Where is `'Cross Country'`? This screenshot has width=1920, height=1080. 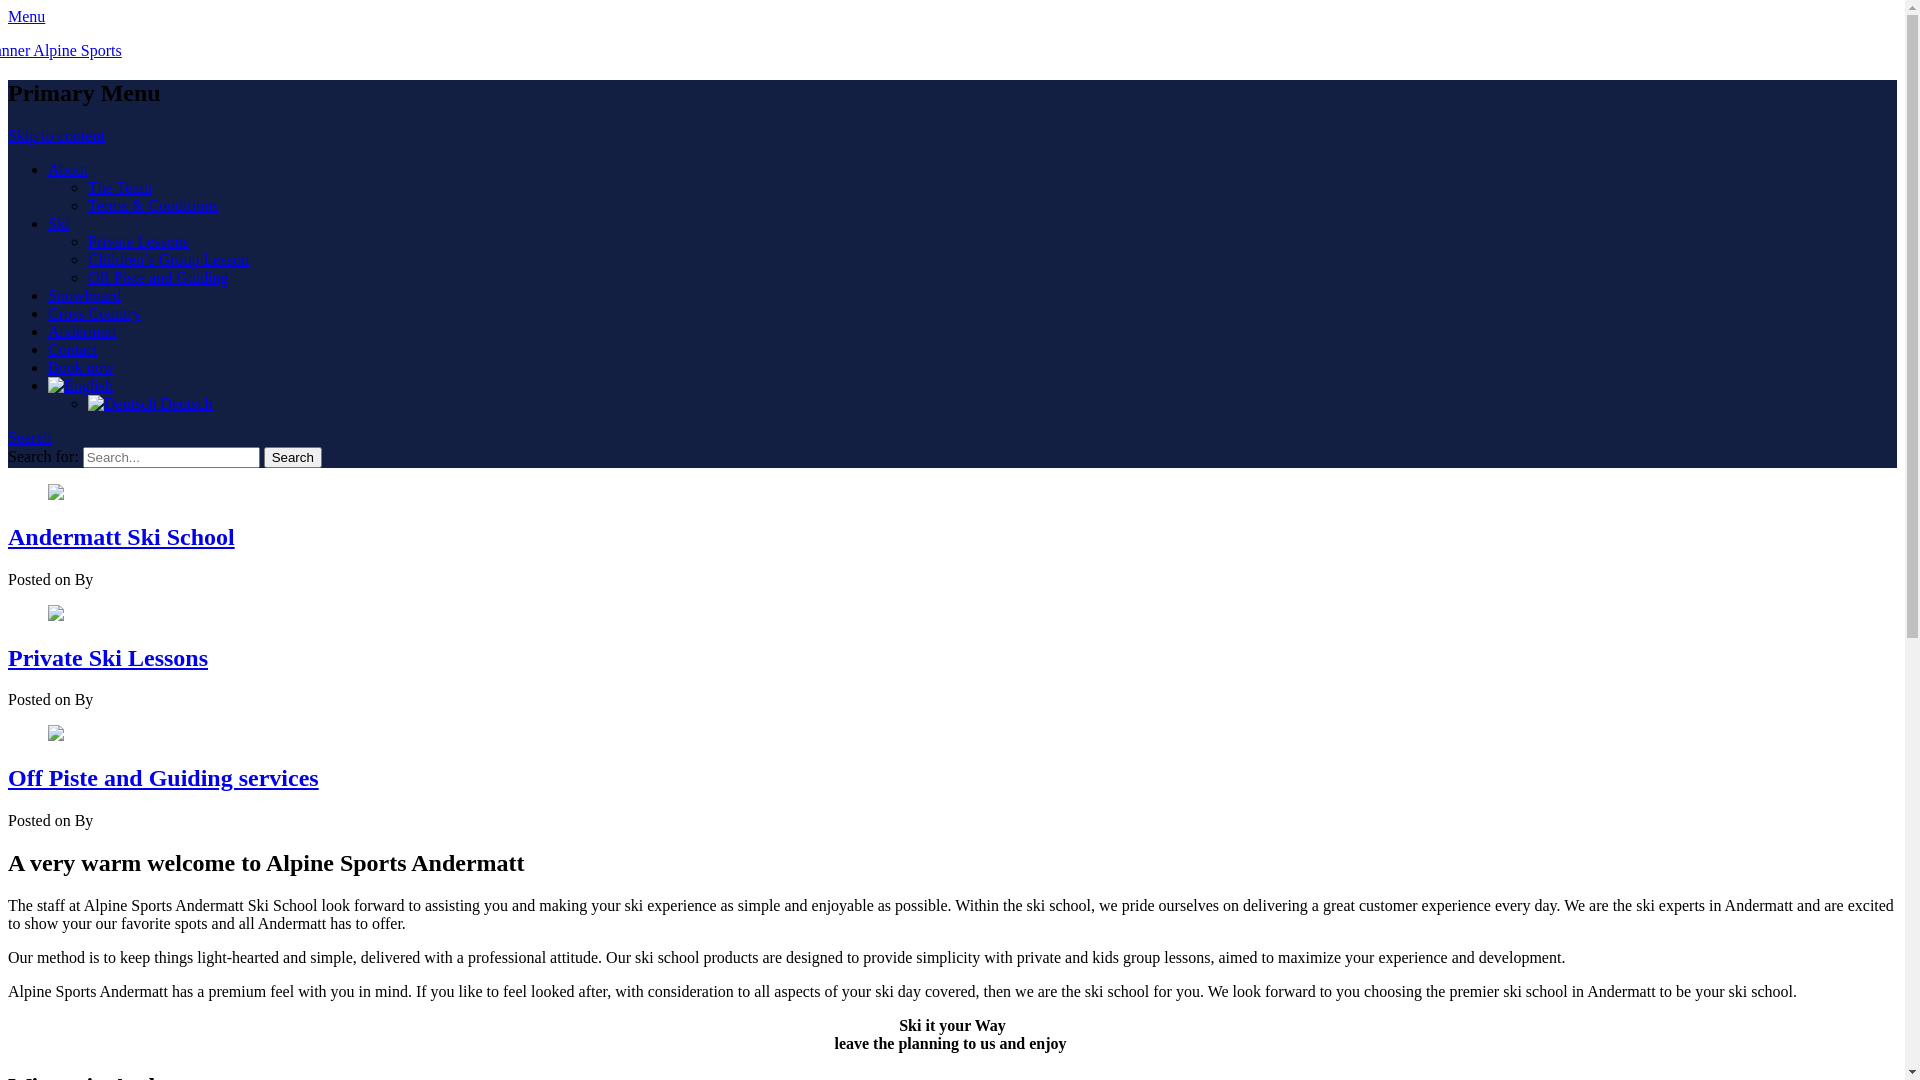 'Cross Country' is located at coordinates (93, 313).